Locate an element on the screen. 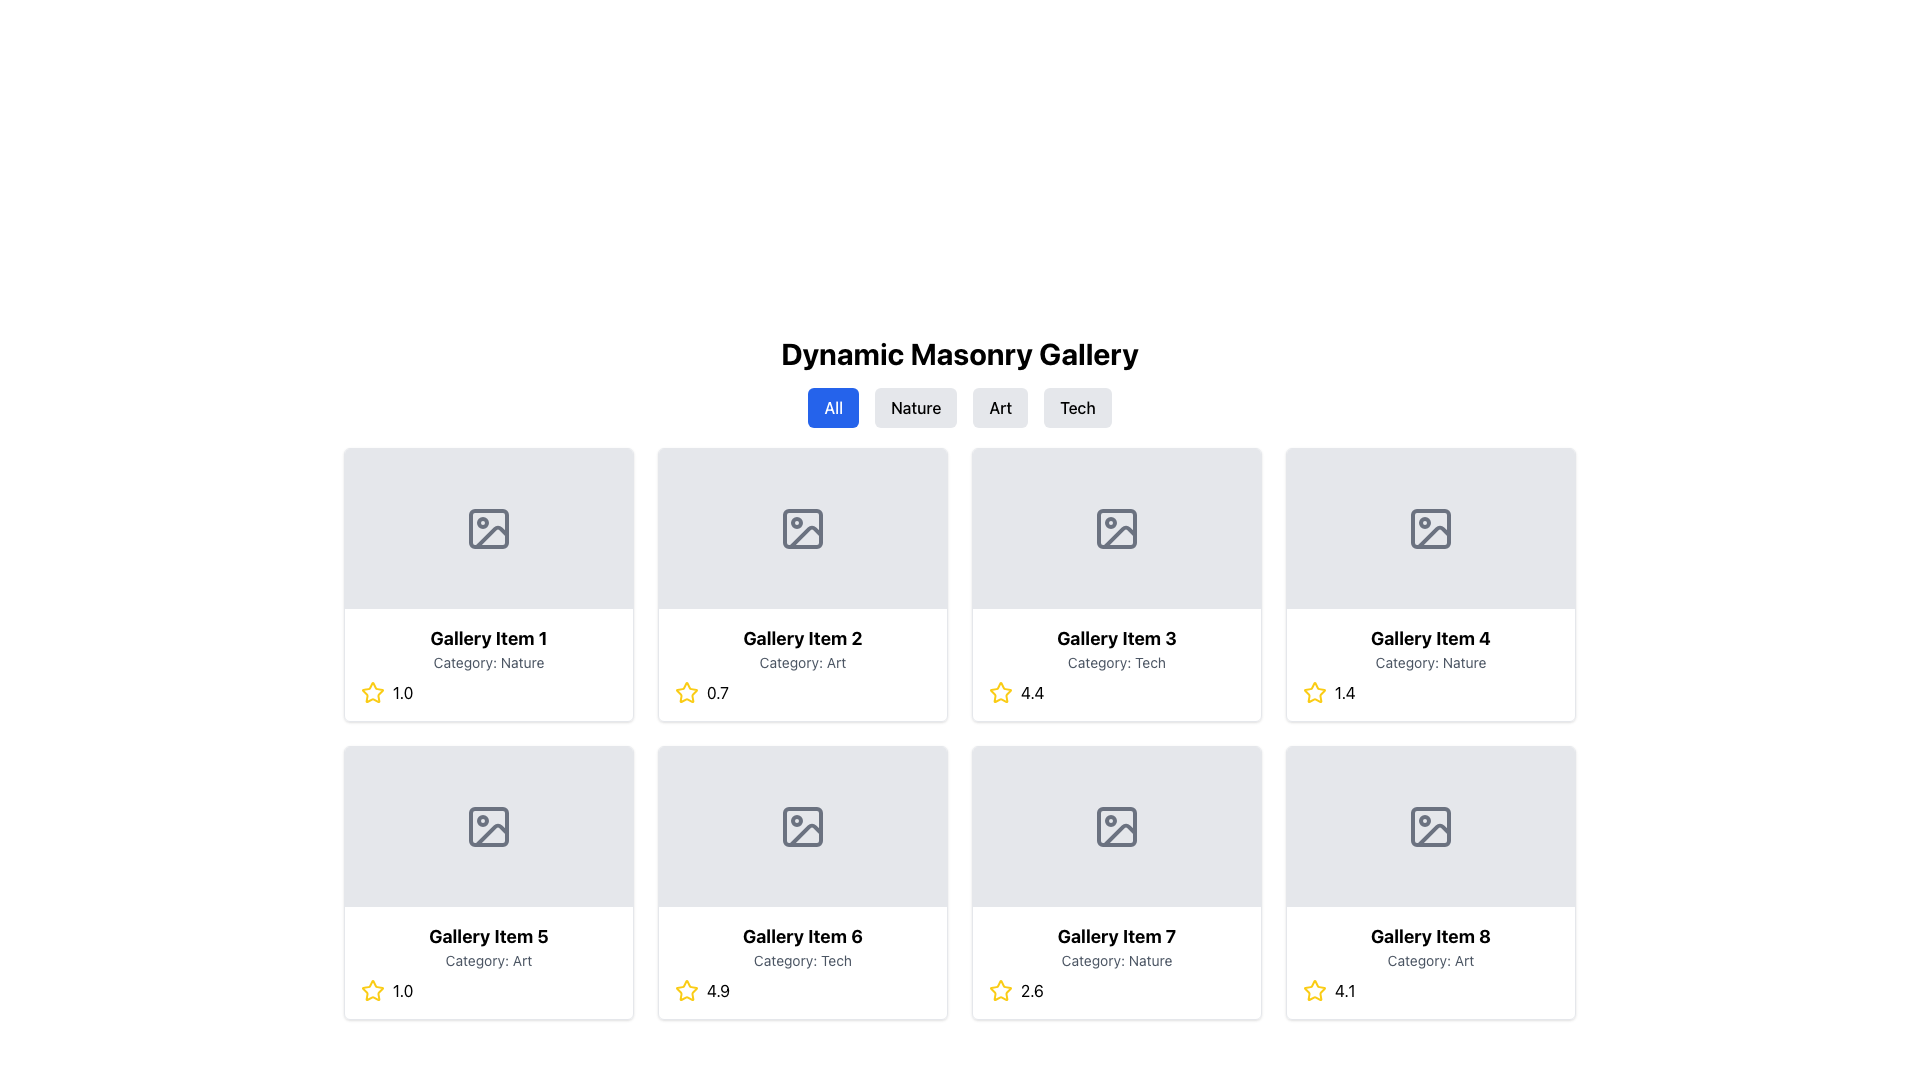  decorative rectangle element located within the icon of 'Gallery Item 3' card, positioned in the top-left corner of the image icon is located at coordinates (1116, 527).